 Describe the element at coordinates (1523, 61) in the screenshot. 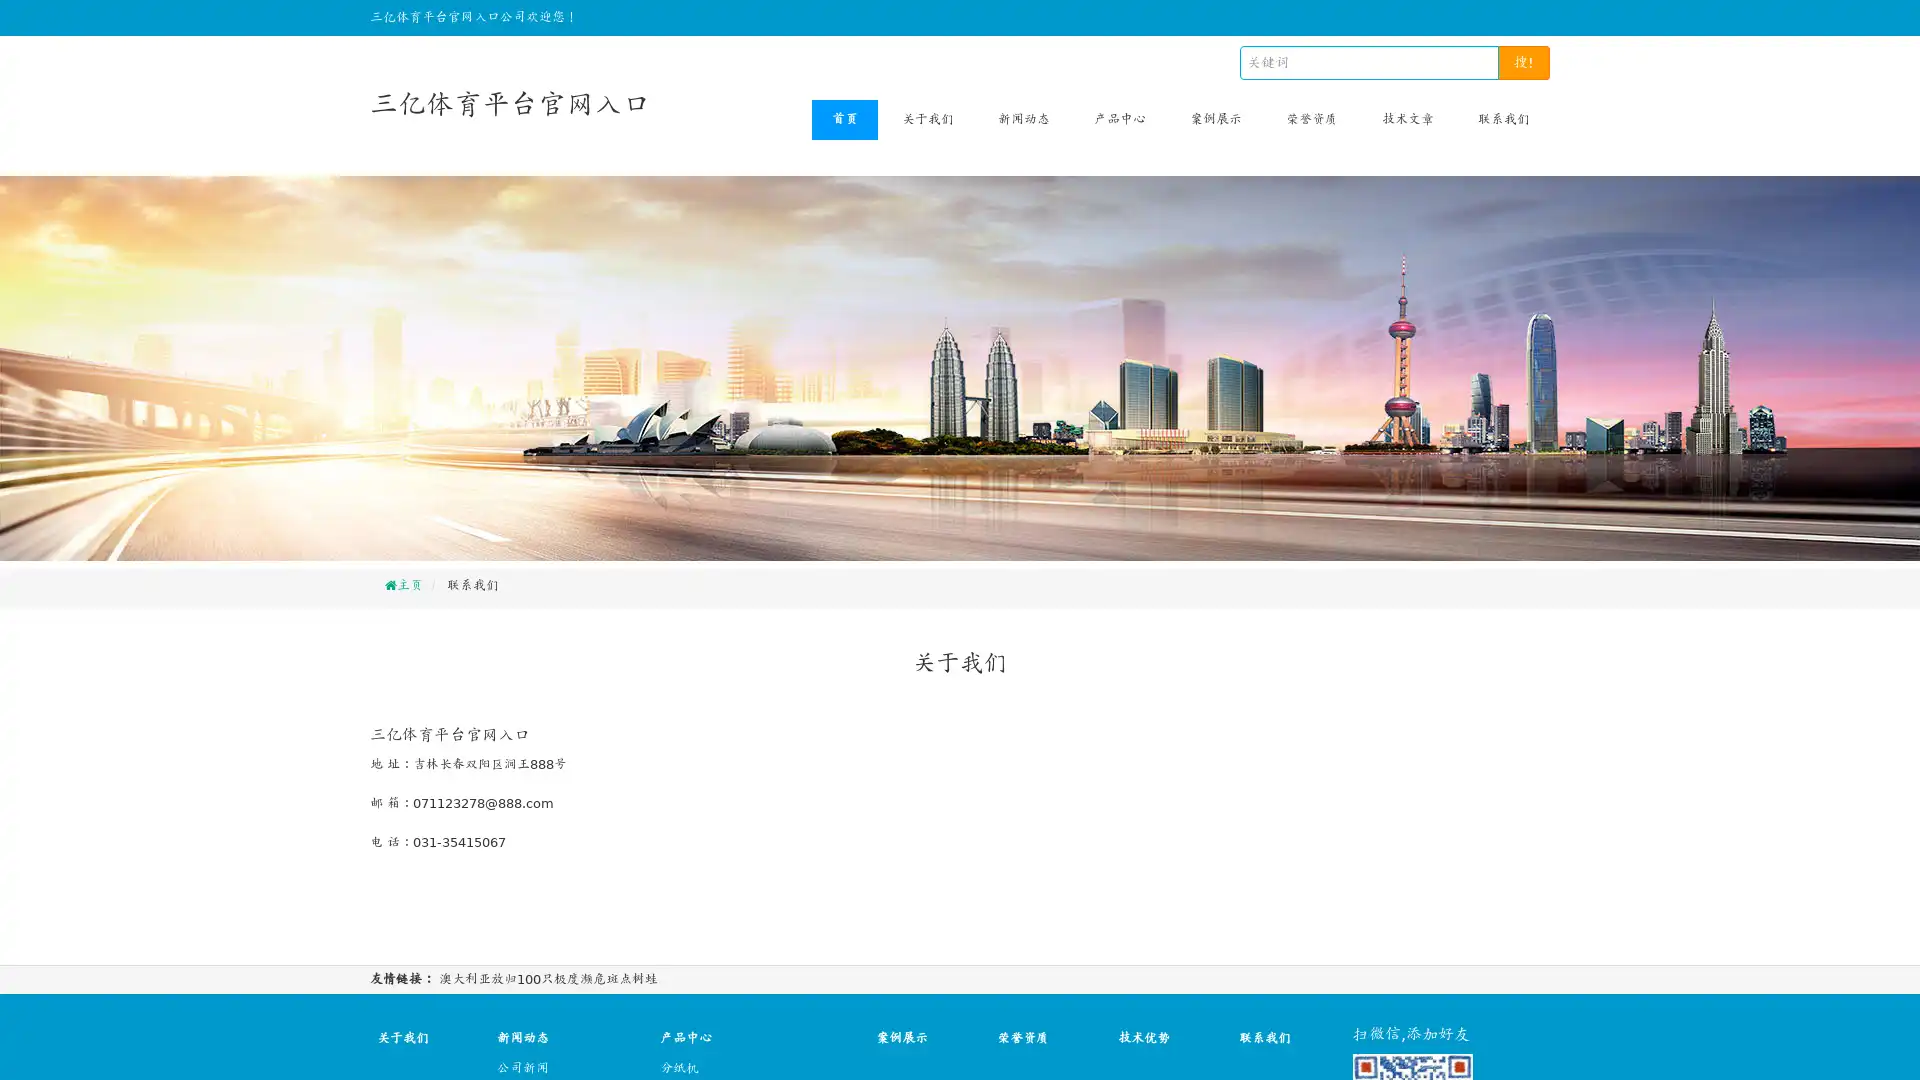

I see `!` at that location.